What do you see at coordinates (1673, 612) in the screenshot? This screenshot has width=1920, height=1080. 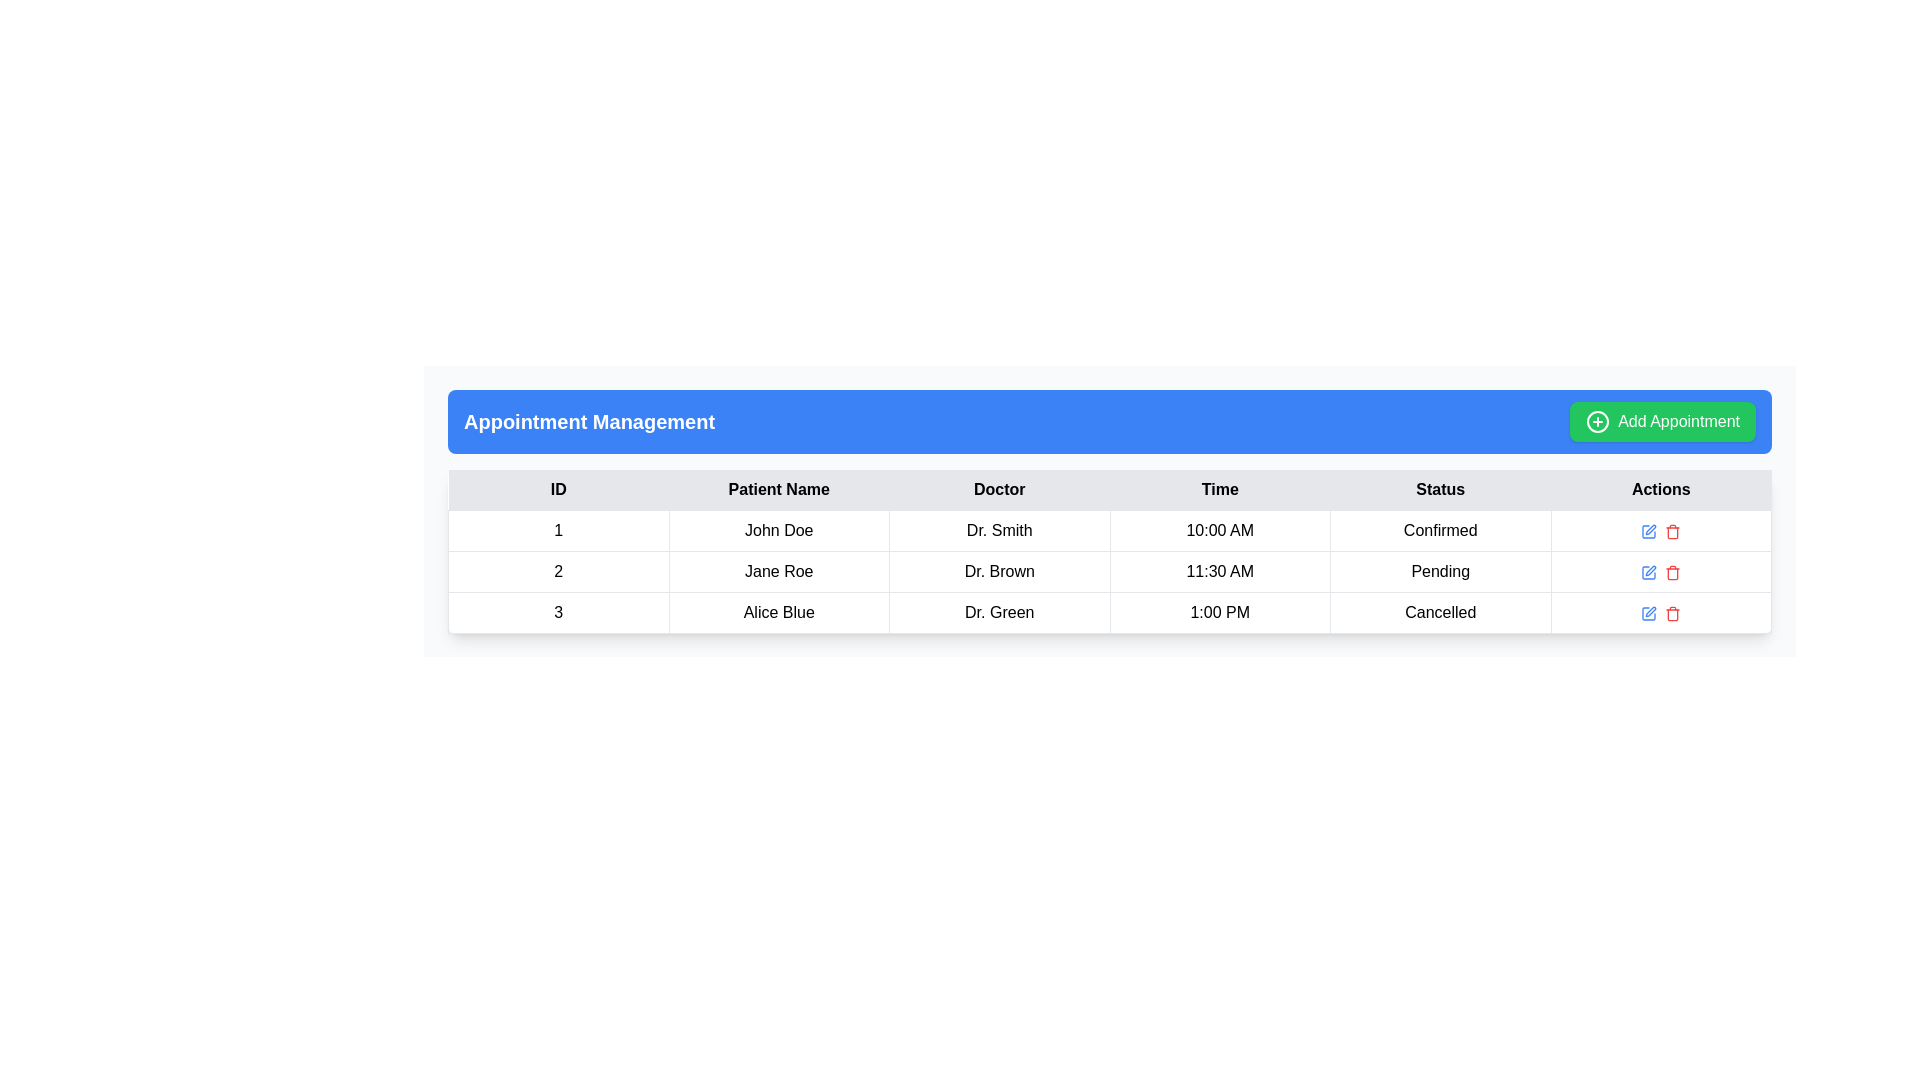 I see `the icon button located at the far right of the third row under the 'Actions' column` at bounding box center [1673, 612].